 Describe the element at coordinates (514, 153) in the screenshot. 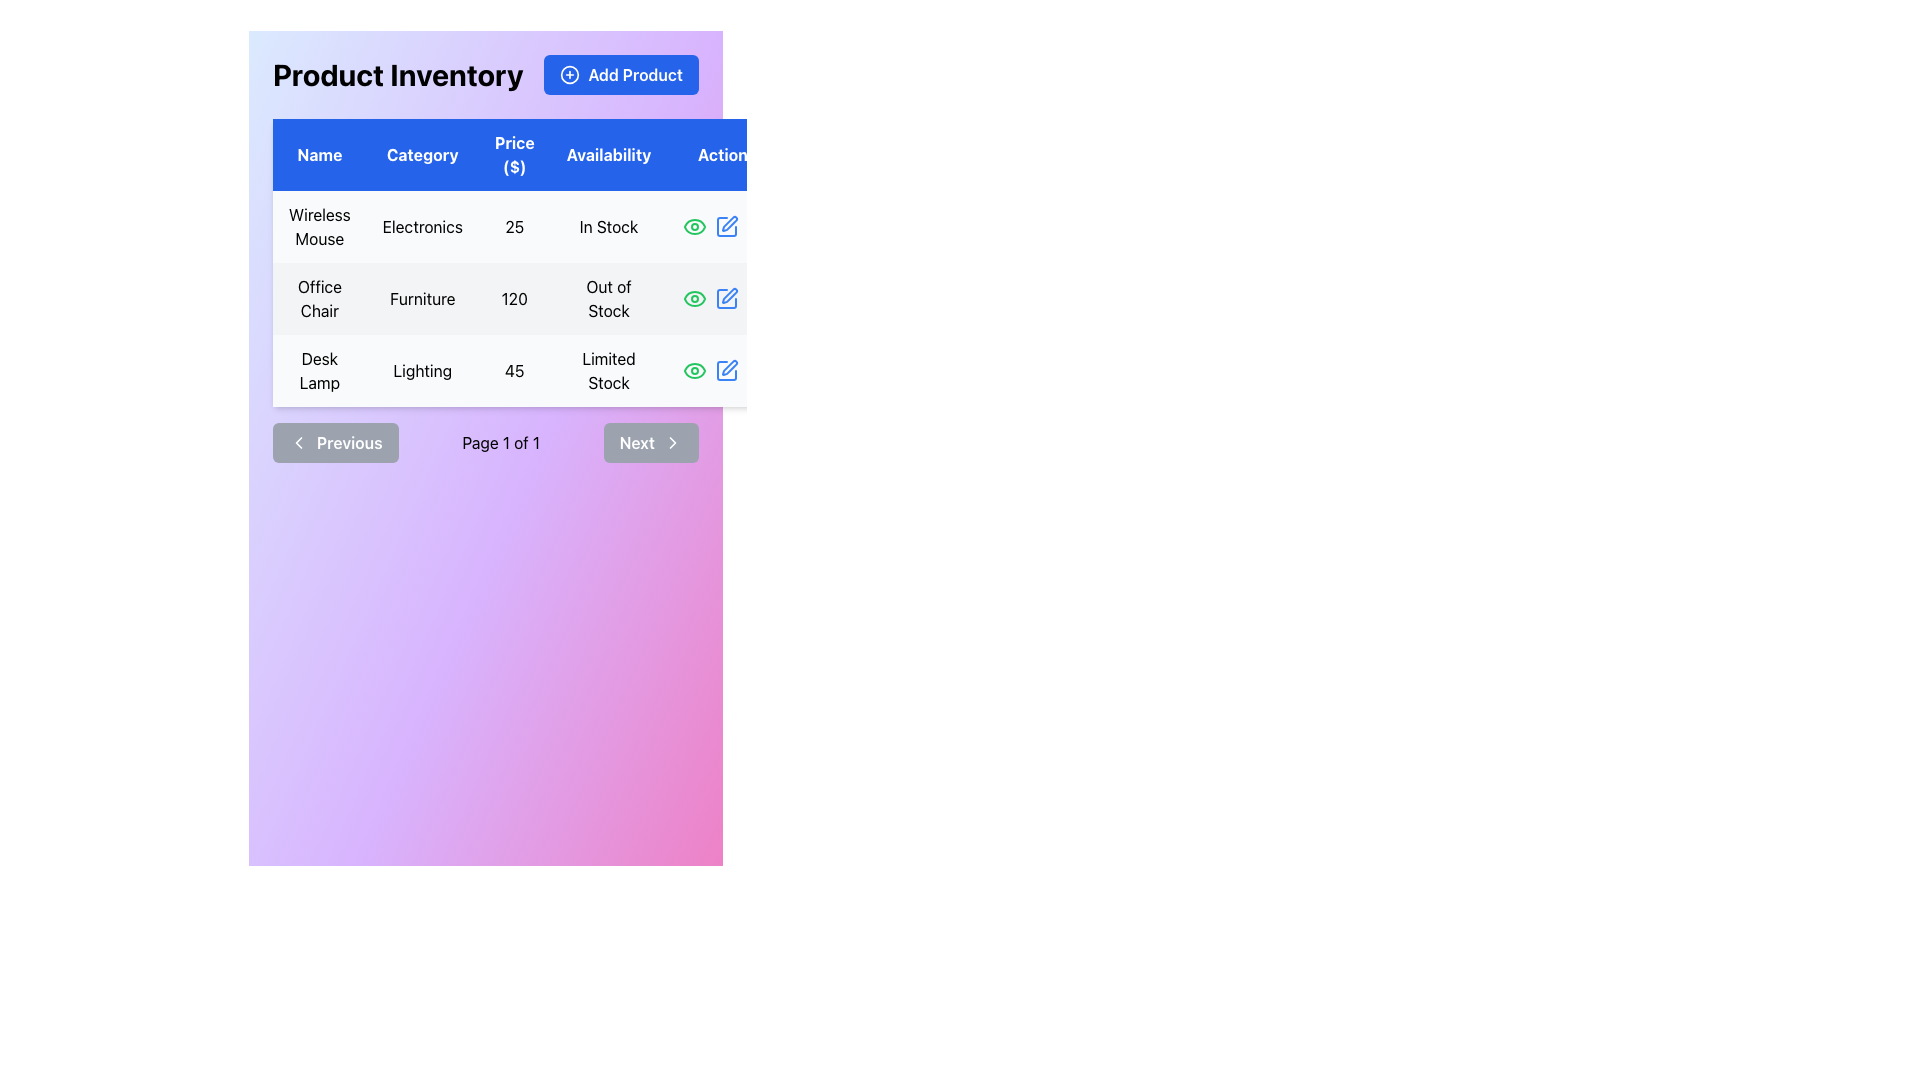

I see `the header text label indicating price values in dollars, which is centrally aligned in the third position of a five-column header row at the top of a table layout` at that location.